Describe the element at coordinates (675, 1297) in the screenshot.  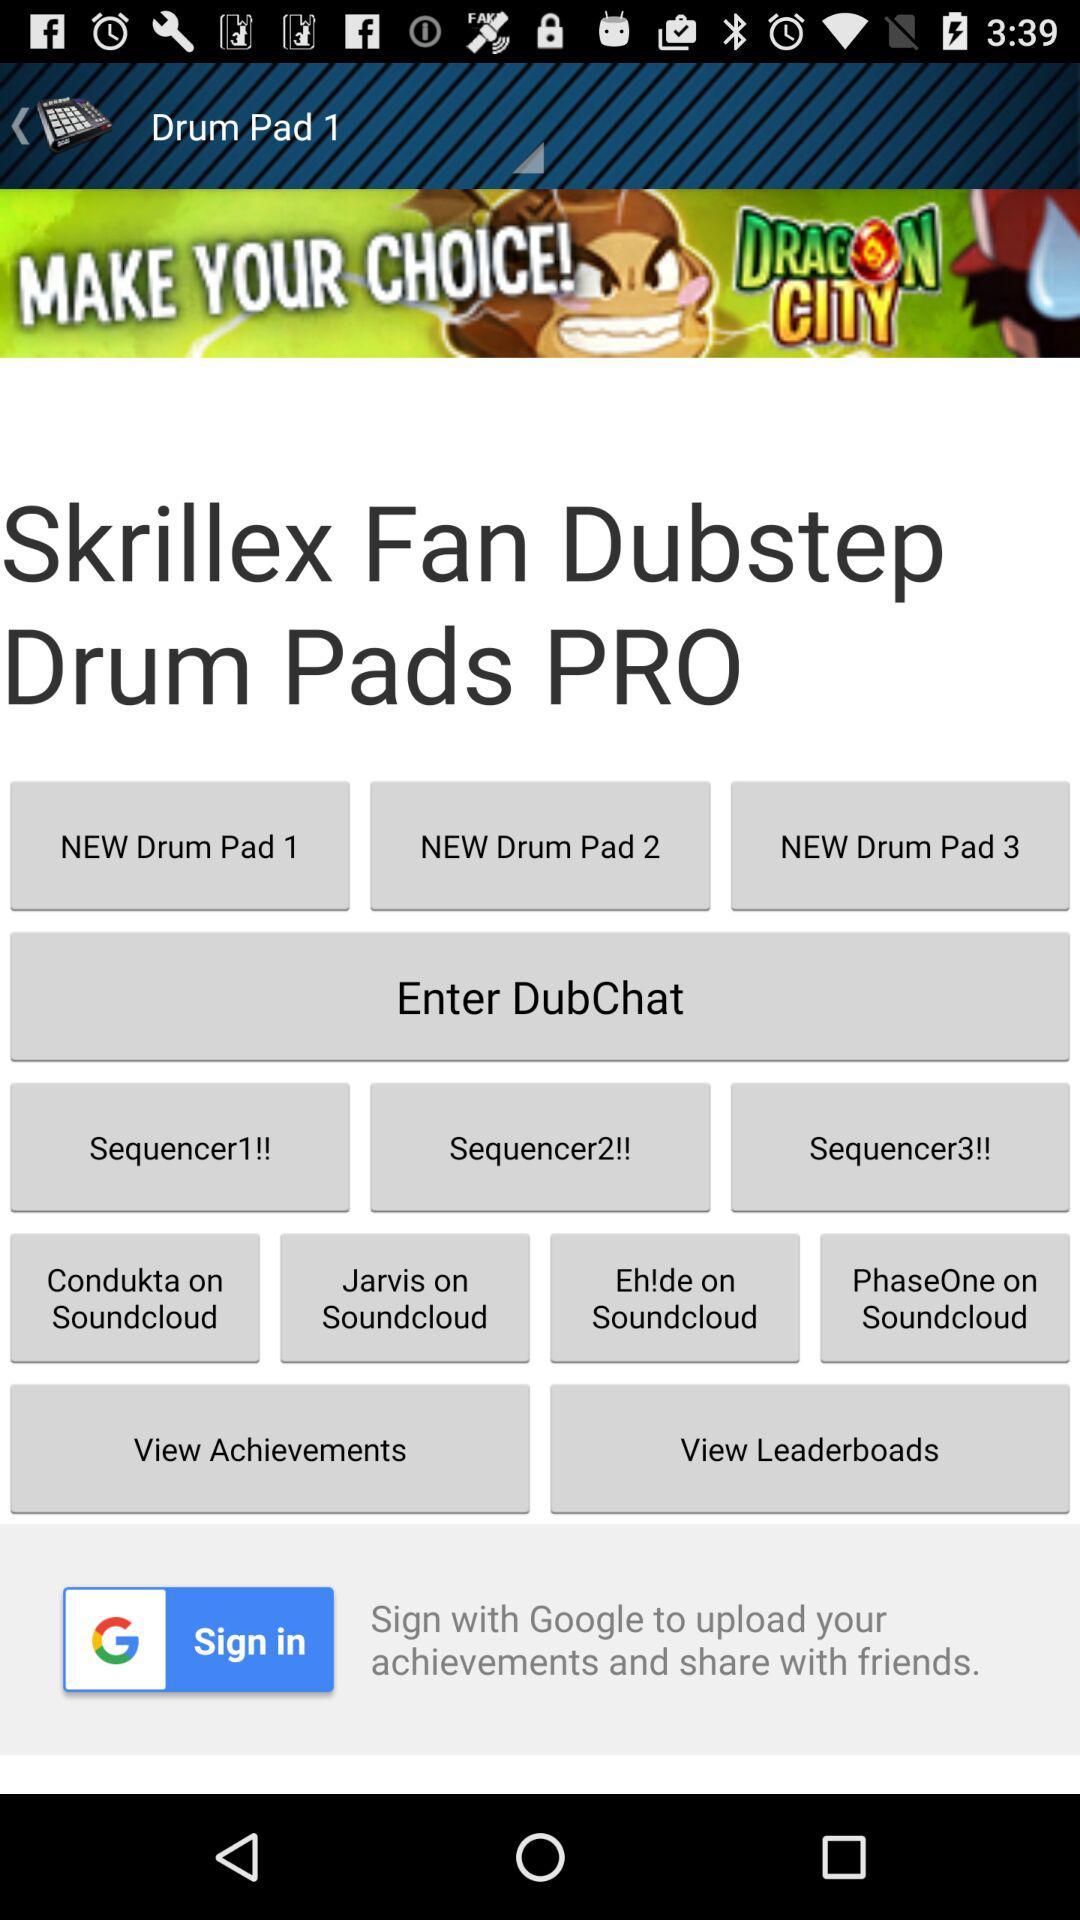
I see `button below the sequencer2!! button` at that location.